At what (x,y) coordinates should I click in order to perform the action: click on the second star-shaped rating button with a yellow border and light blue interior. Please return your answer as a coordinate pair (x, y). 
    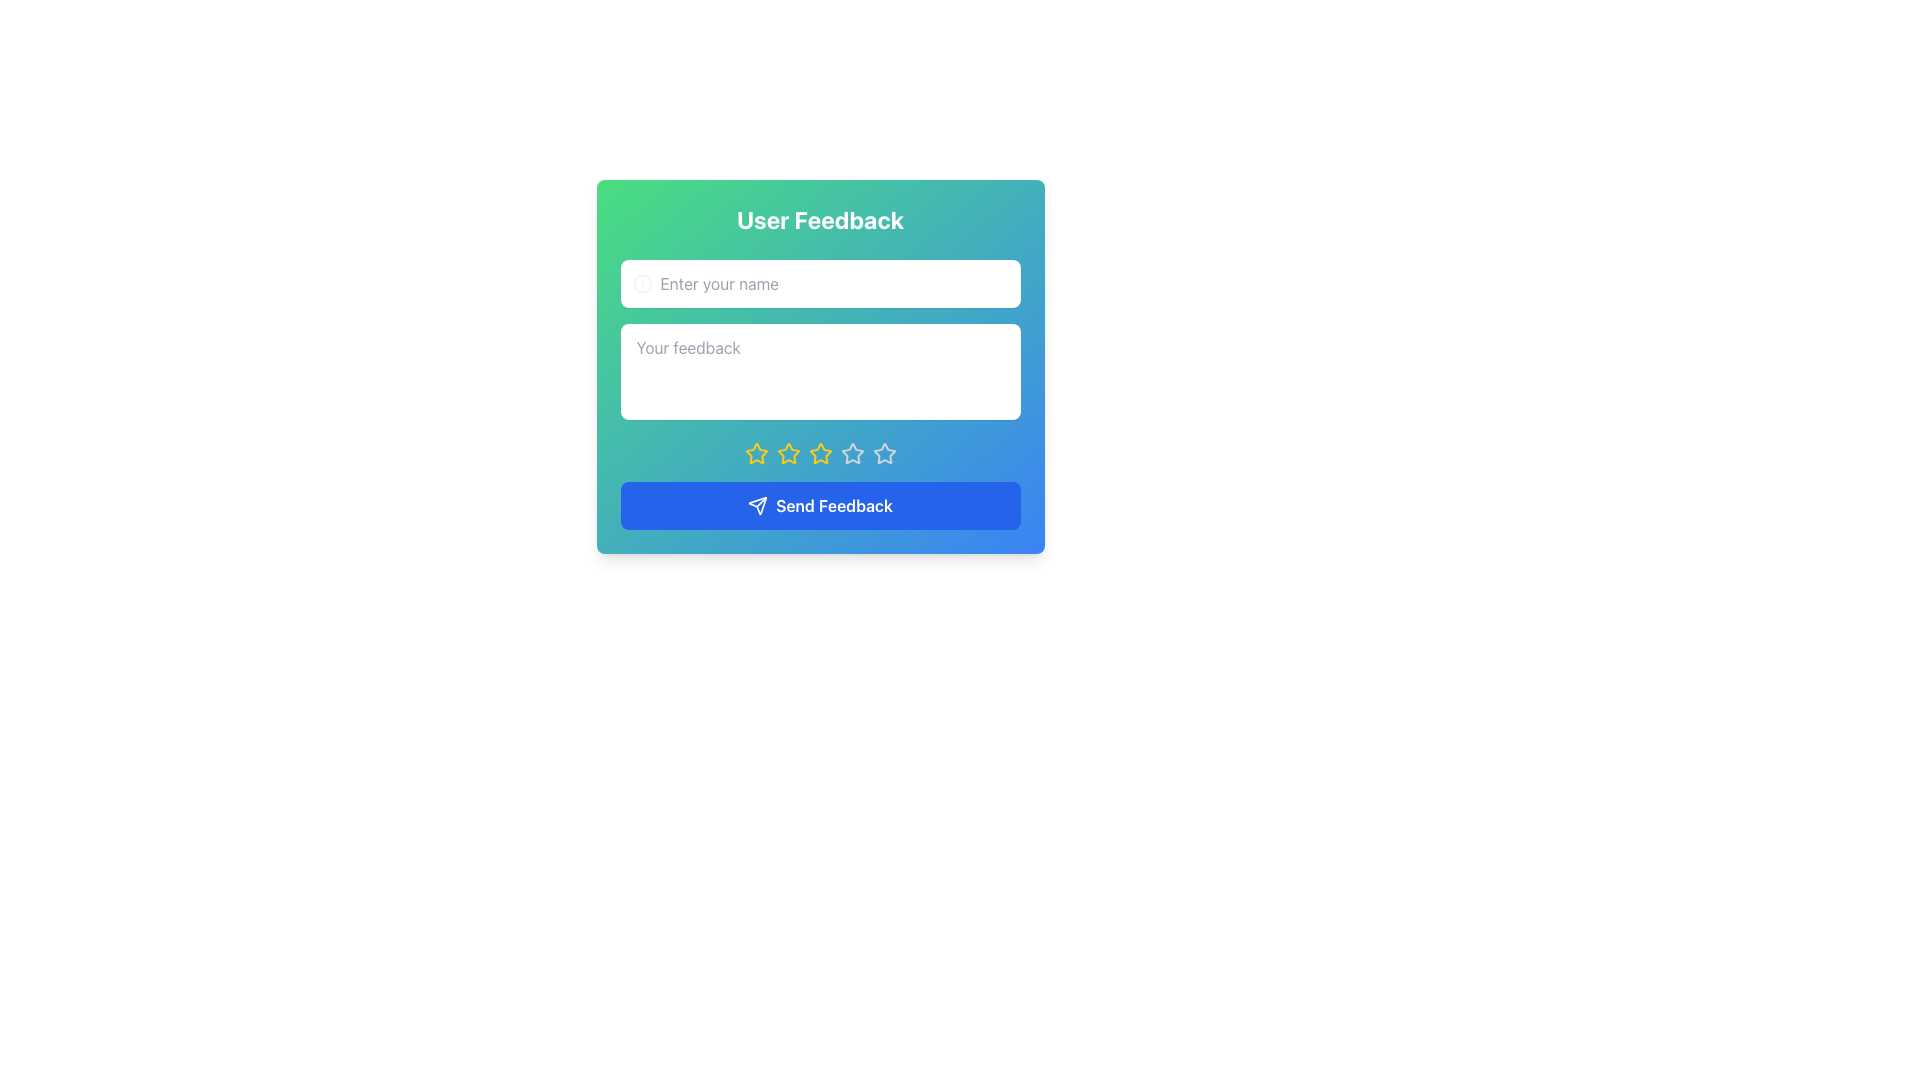
    Looking at the image, I should click on (755, 453).